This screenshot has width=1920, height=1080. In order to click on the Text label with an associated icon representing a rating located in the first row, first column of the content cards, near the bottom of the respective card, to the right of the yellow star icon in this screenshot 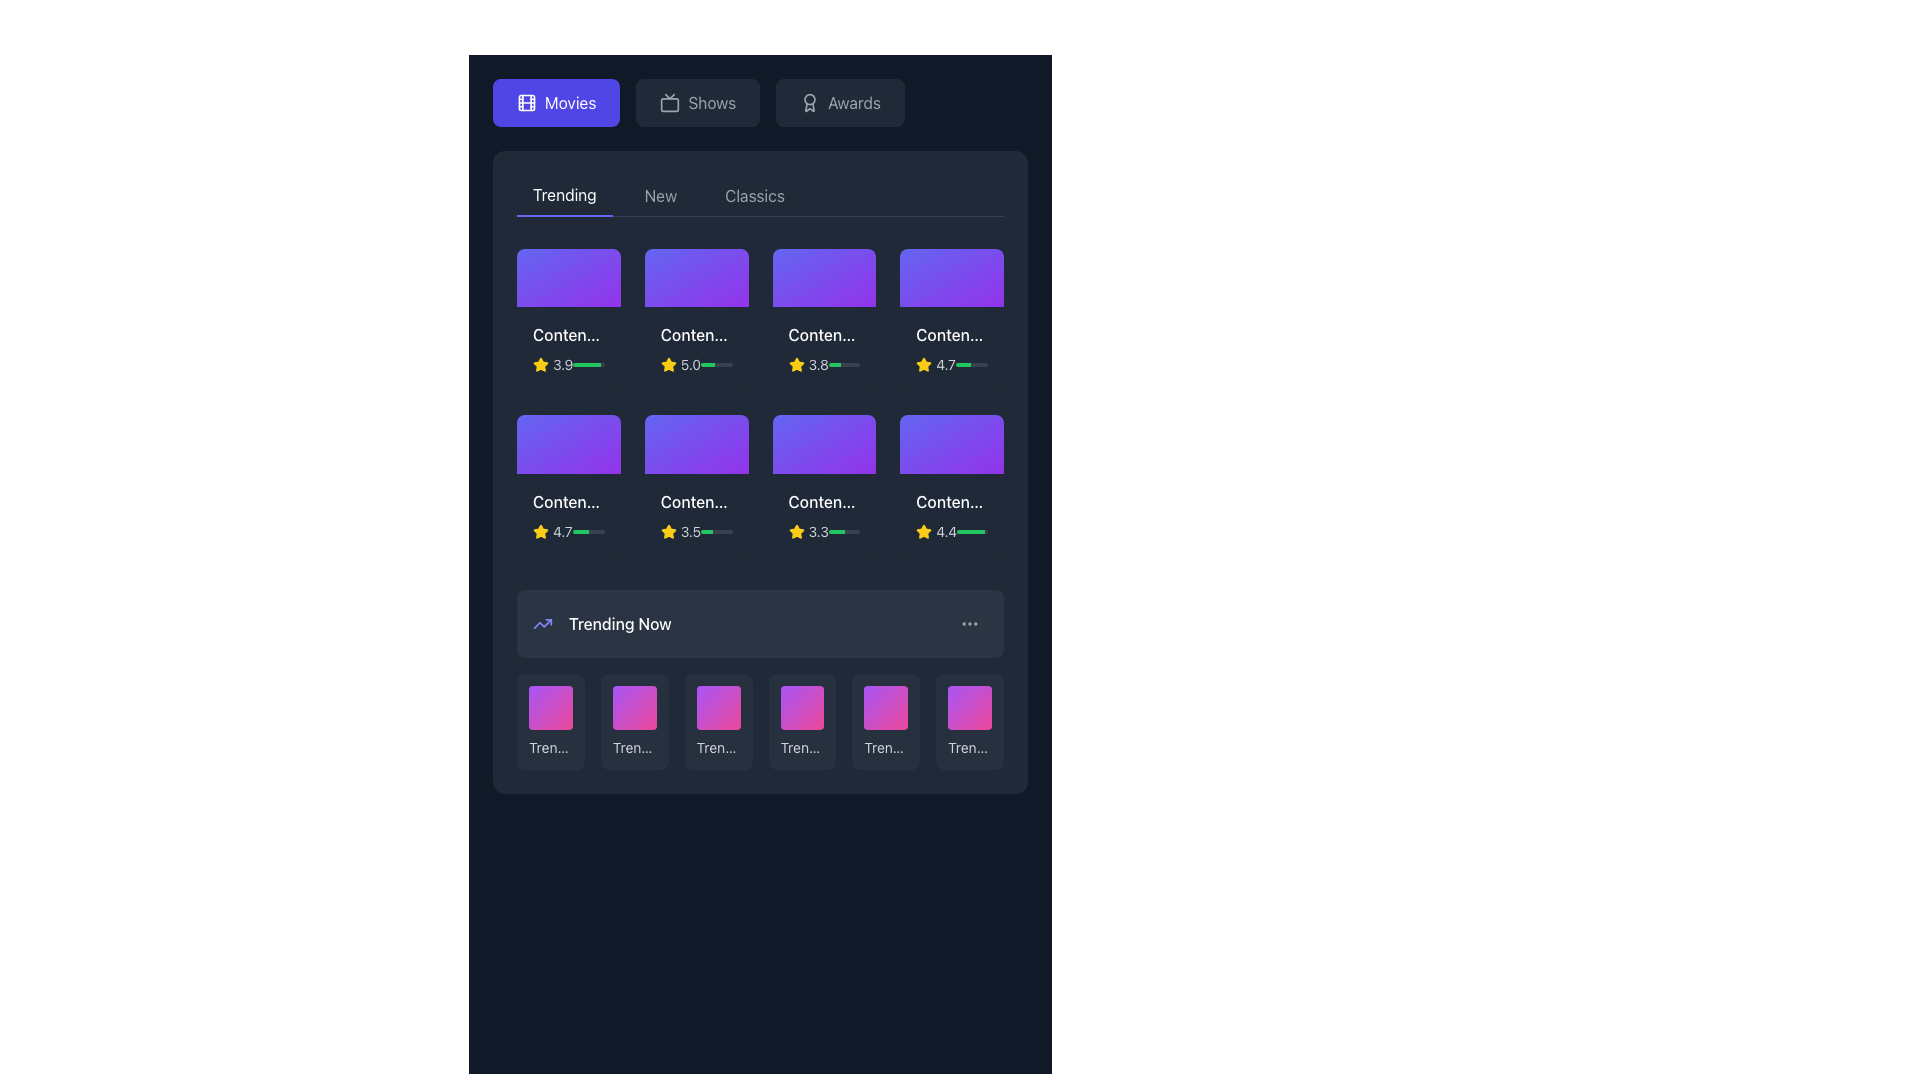, I will do `click(553, 365)`.